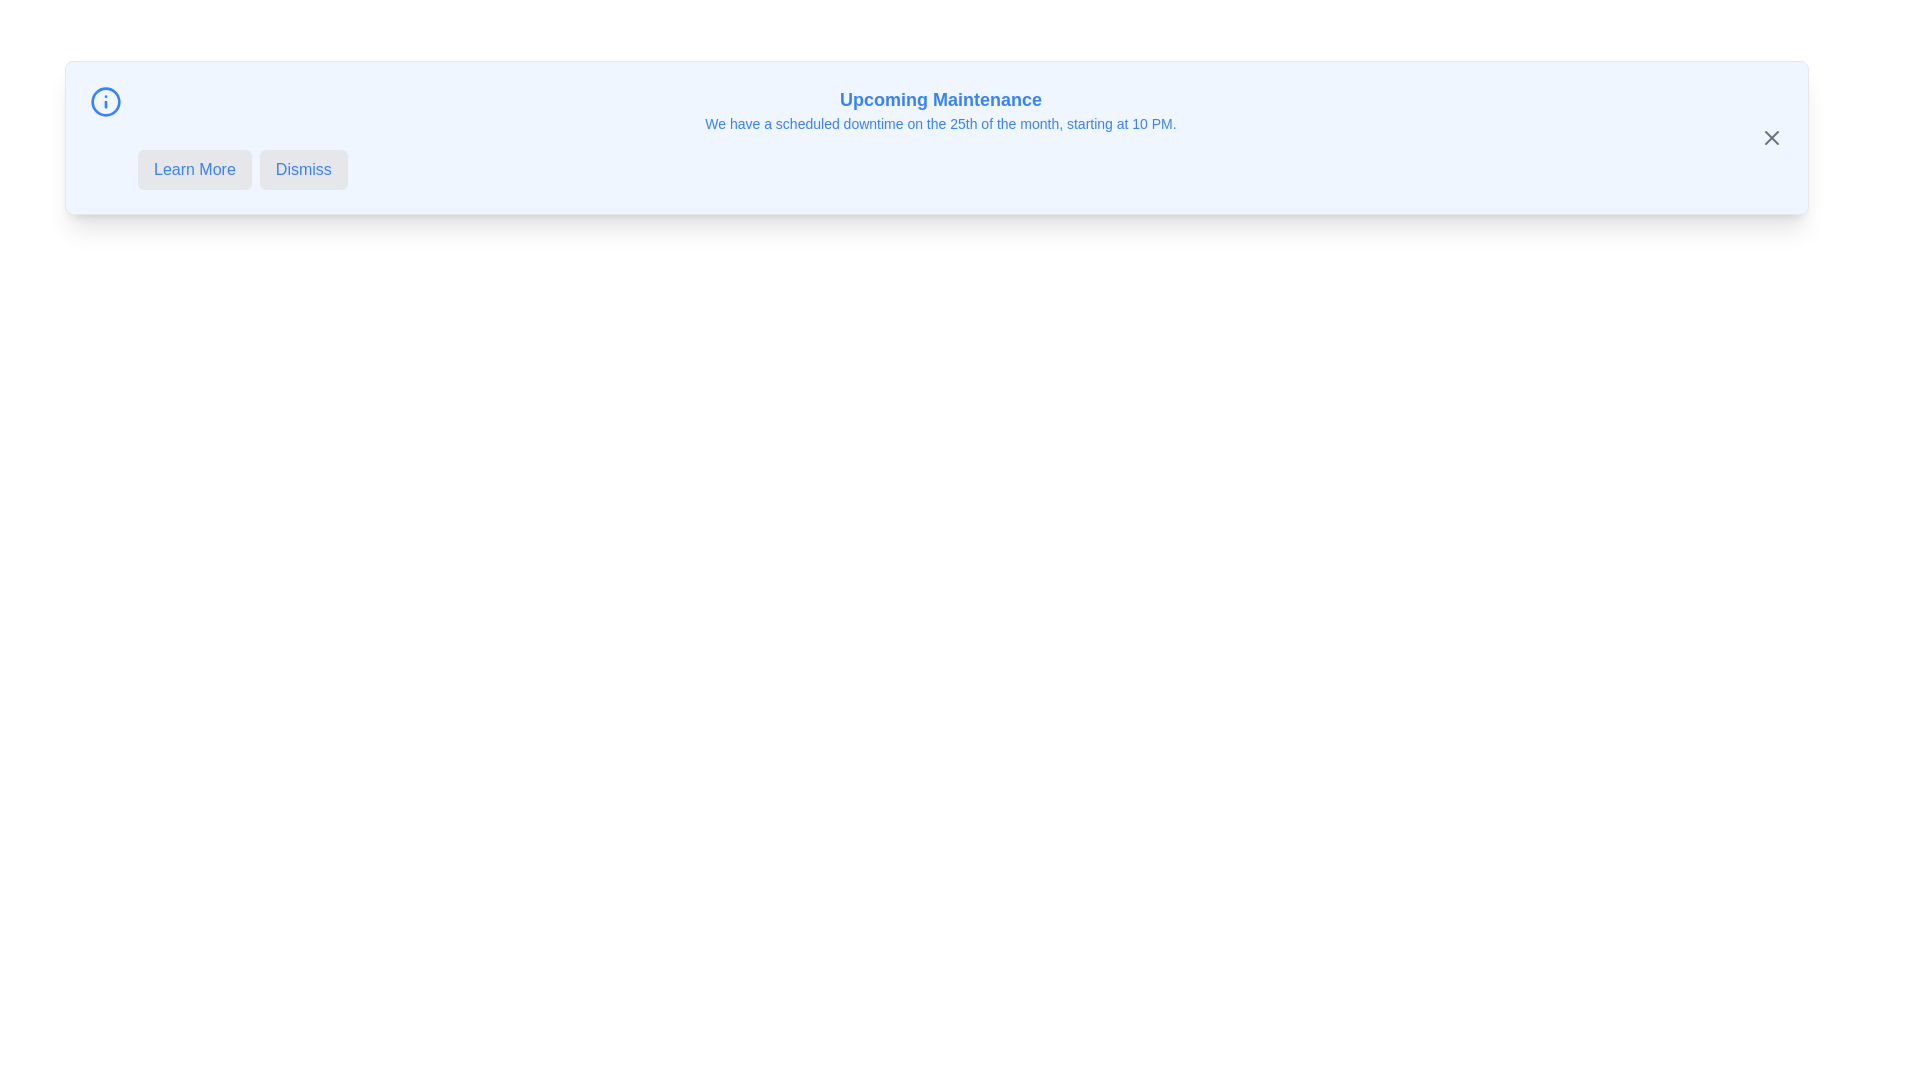 This screenshot has width=1920, height=1080. What do you see at coordinates (302, 168) in the screenshot?
I see `the 'Dismiss' button, which is a light gray button with rounded corners located to the right of the 'Learn More' button in the notification panel` at bounding box center [302, 168].